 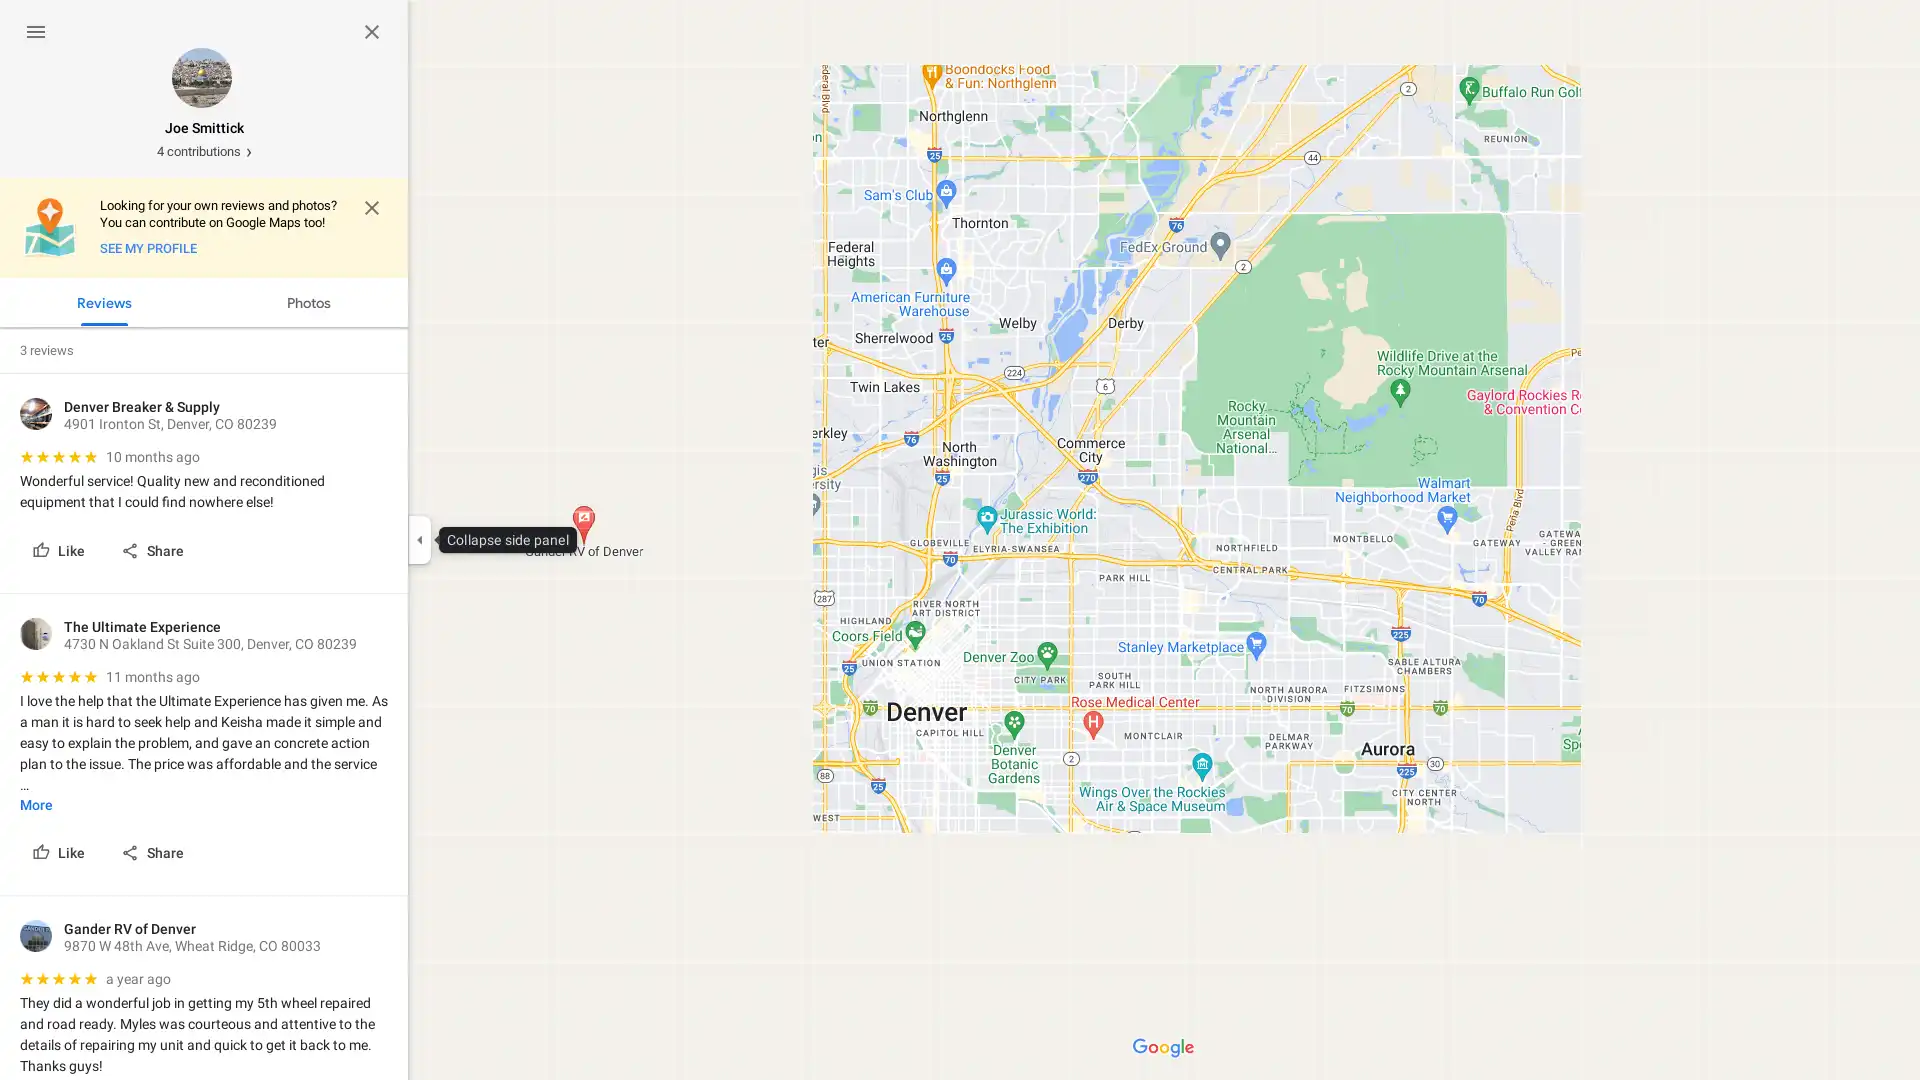 I want to click on See more, so click(x=36, y=803).